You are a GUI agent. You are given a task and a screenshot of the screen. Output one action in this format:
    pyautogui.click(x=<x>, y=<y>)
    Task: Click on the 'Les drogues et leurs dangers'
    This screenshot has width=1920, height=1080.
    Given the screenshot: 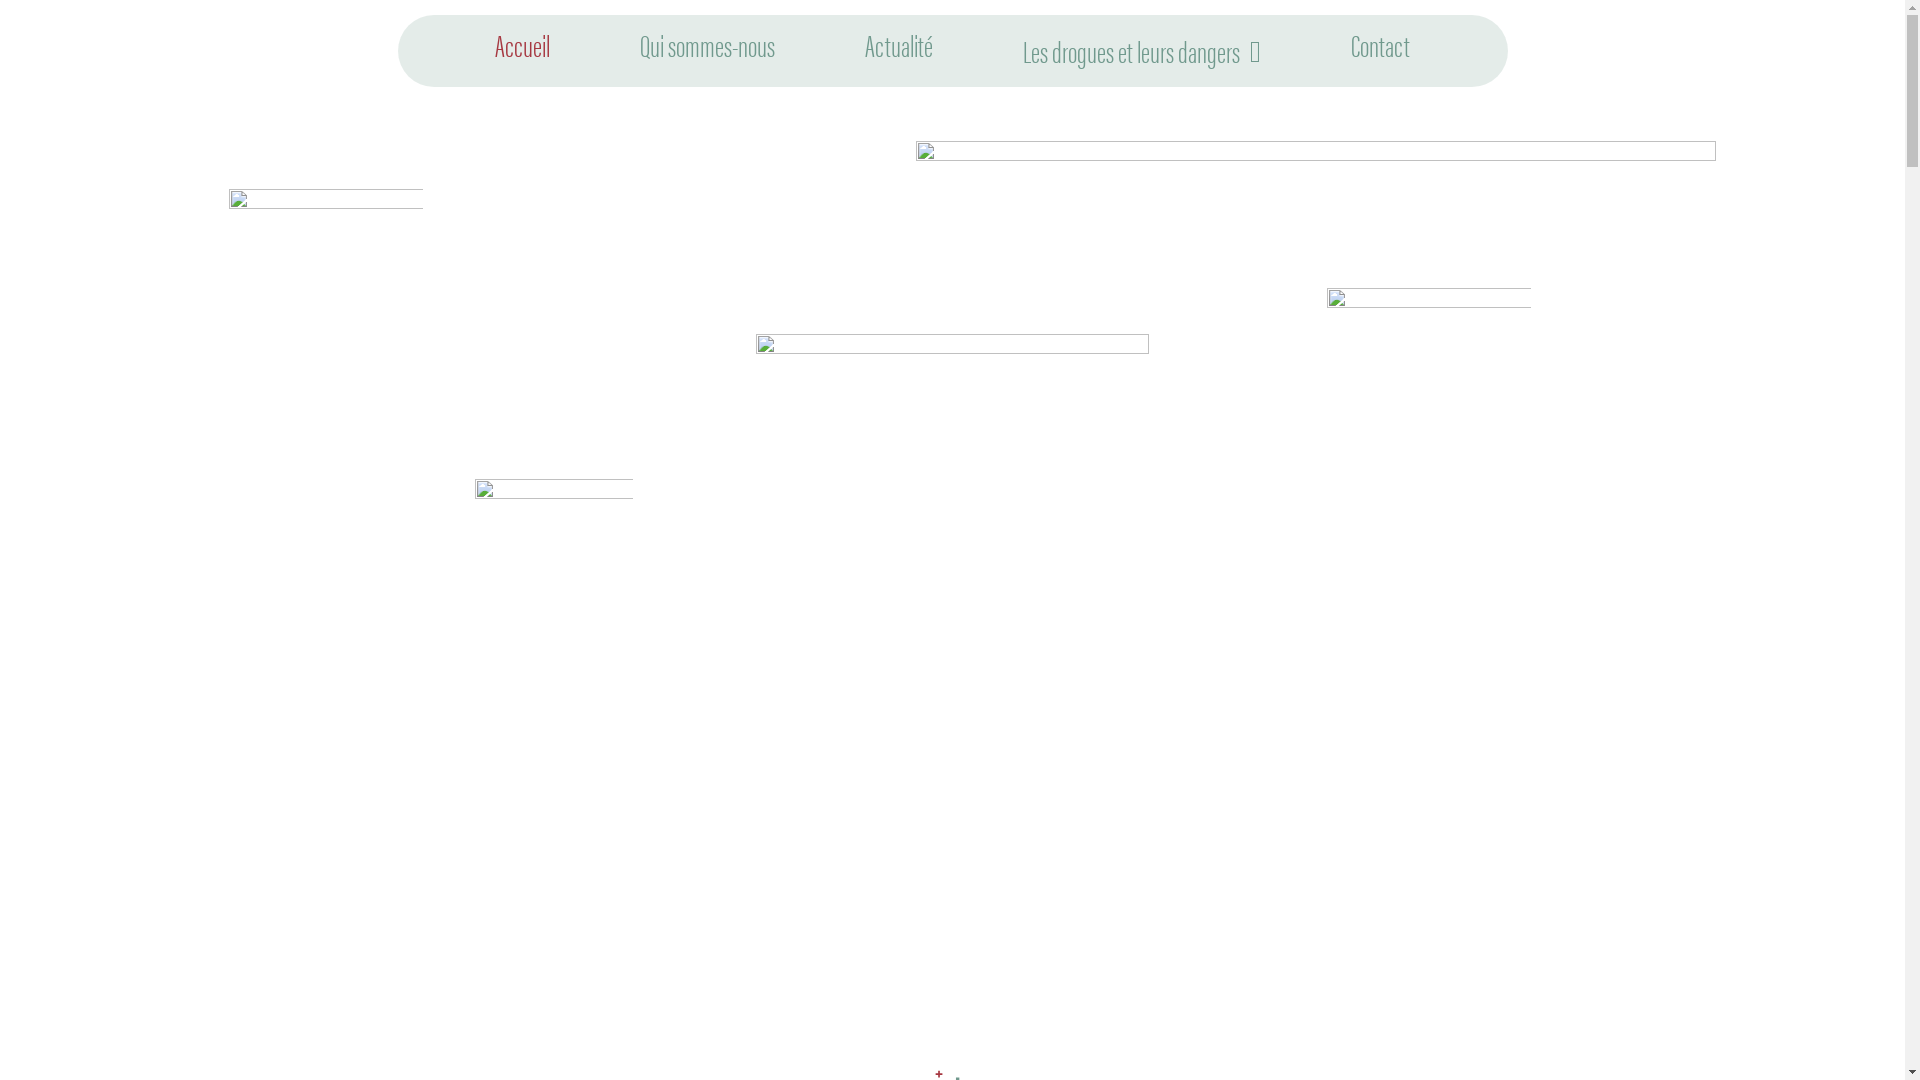 What is the action you would take?
    pyautogui.click(x=1142, y=49)
    